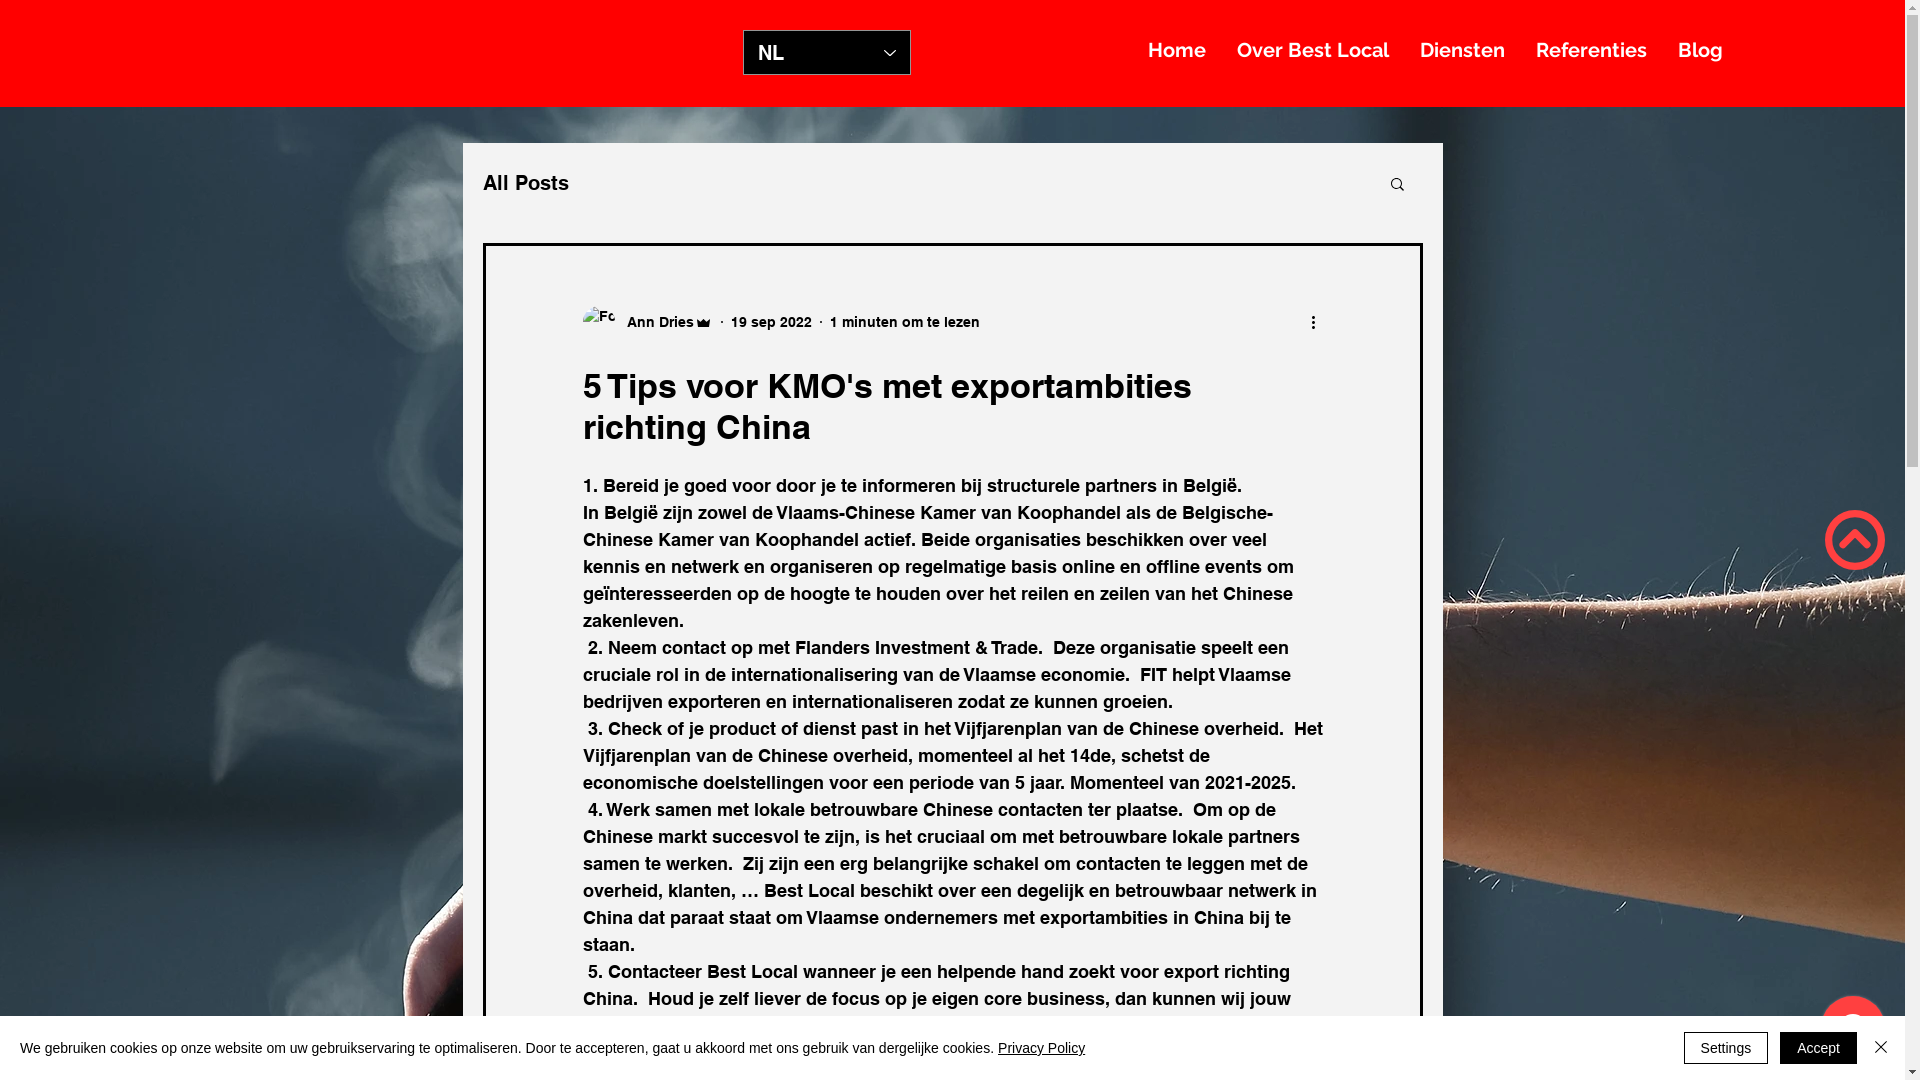 This screenshot has width=1920, height=1080. I want to click on 'Accept', so click(1780, 1047).